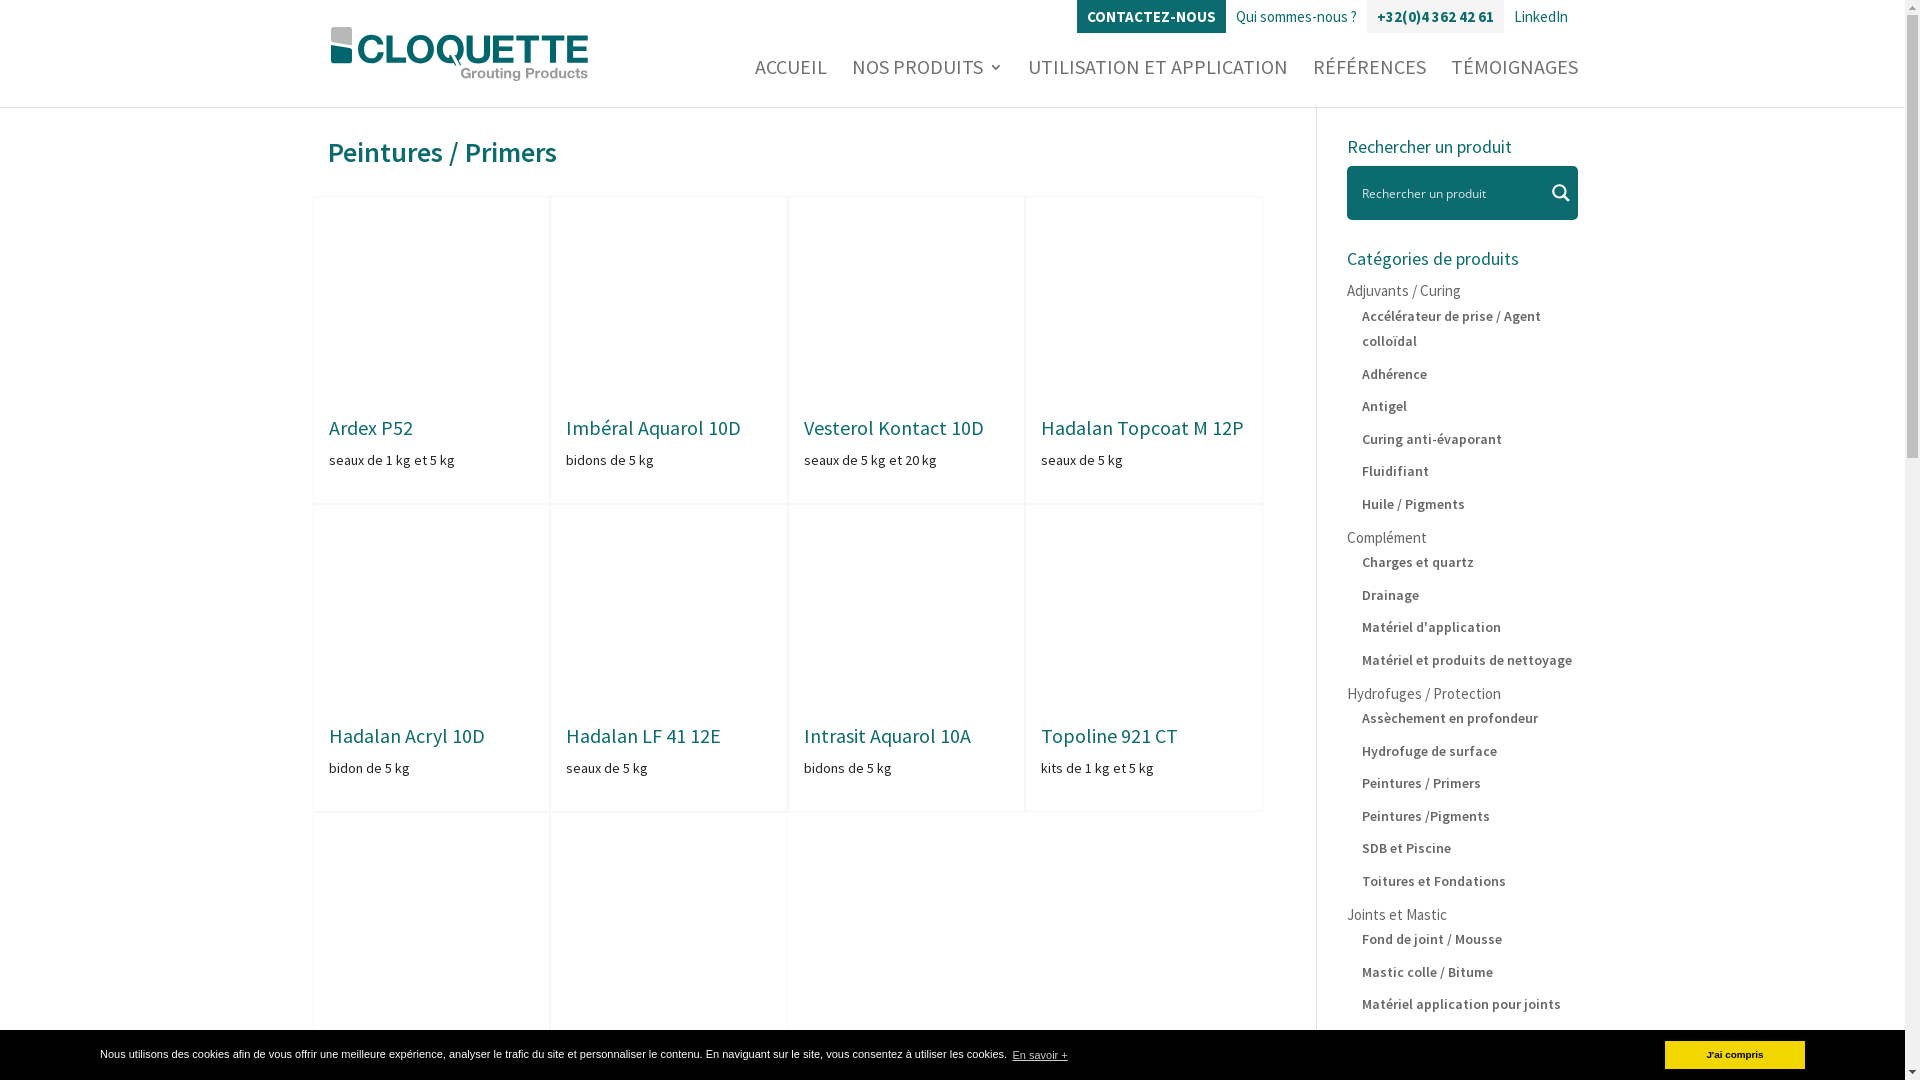 The height and width of the screenshot is (1080, 1920). I want to click on 'Huile / Pigments', so click(1412, 501).